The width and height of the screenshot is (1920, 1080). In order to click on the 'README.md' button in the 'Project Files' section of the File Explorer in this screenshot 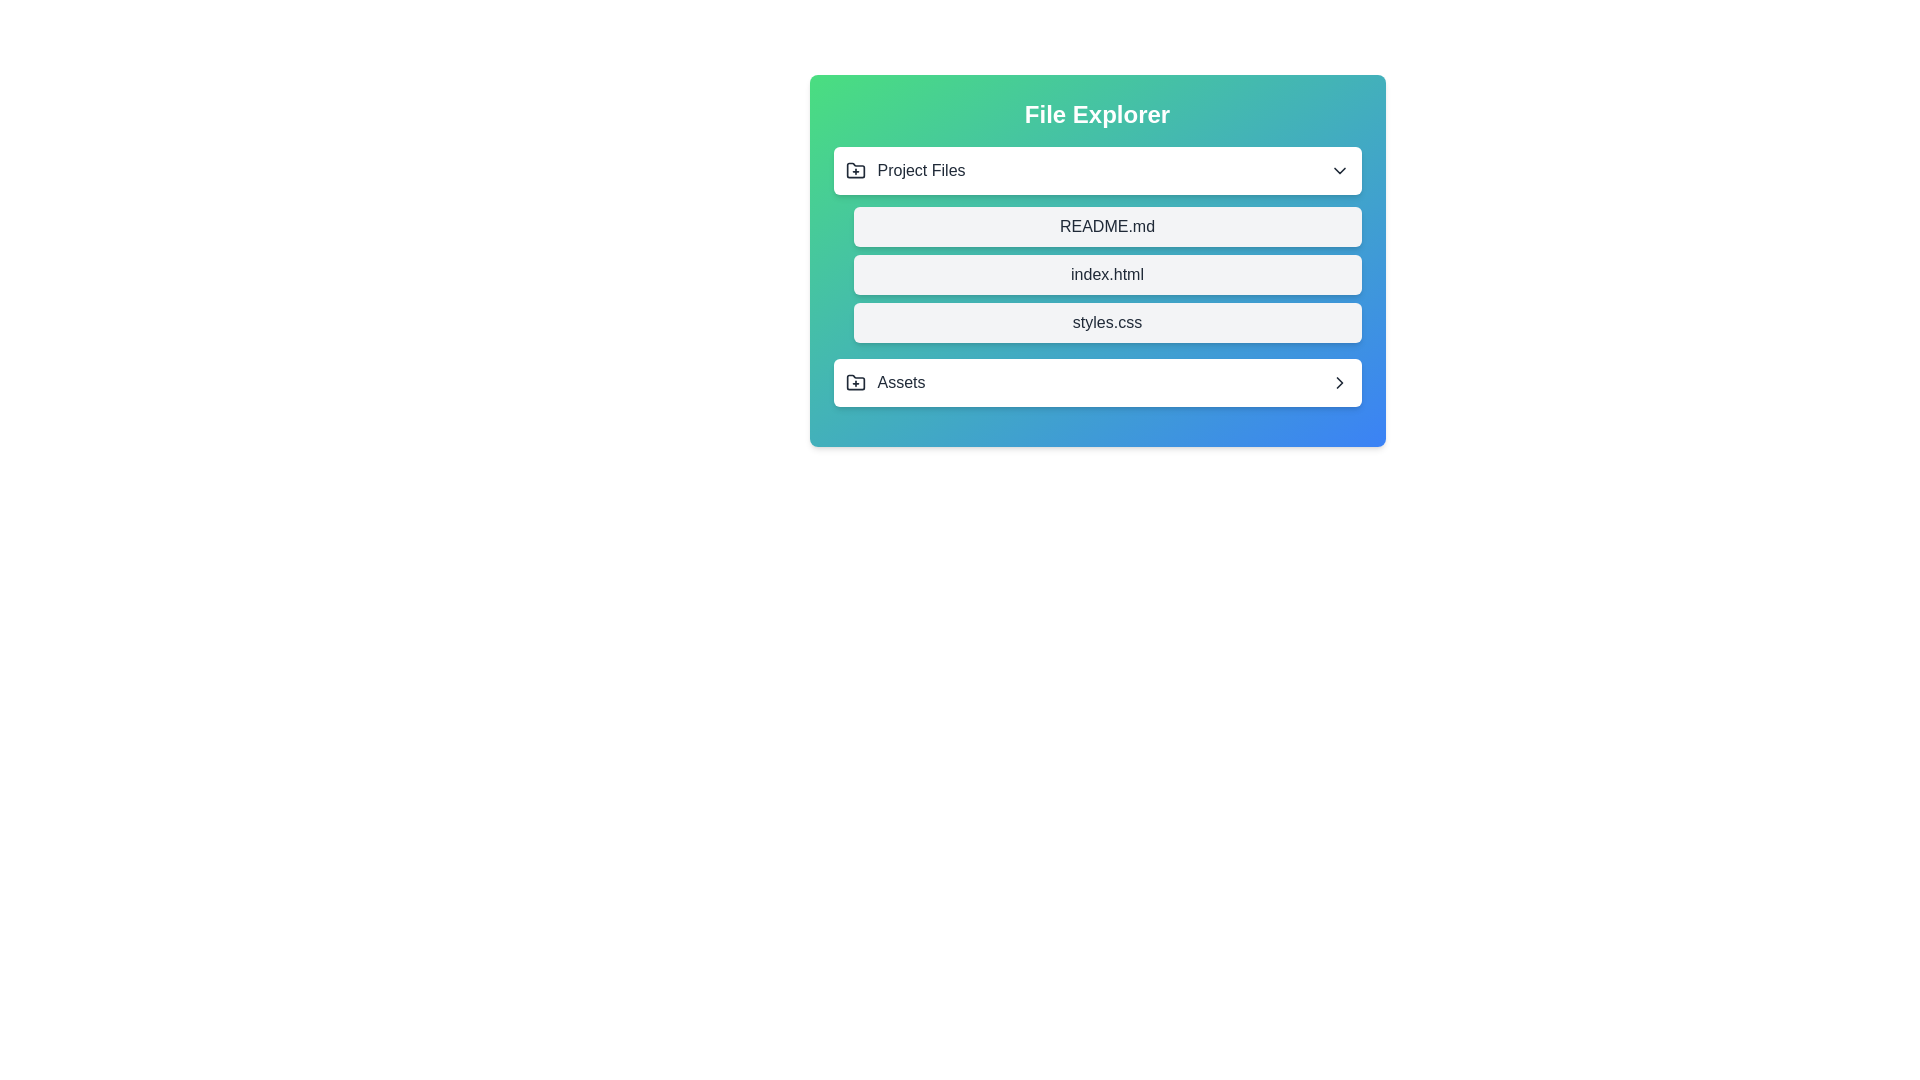, I will do `click(1106, 226)`.